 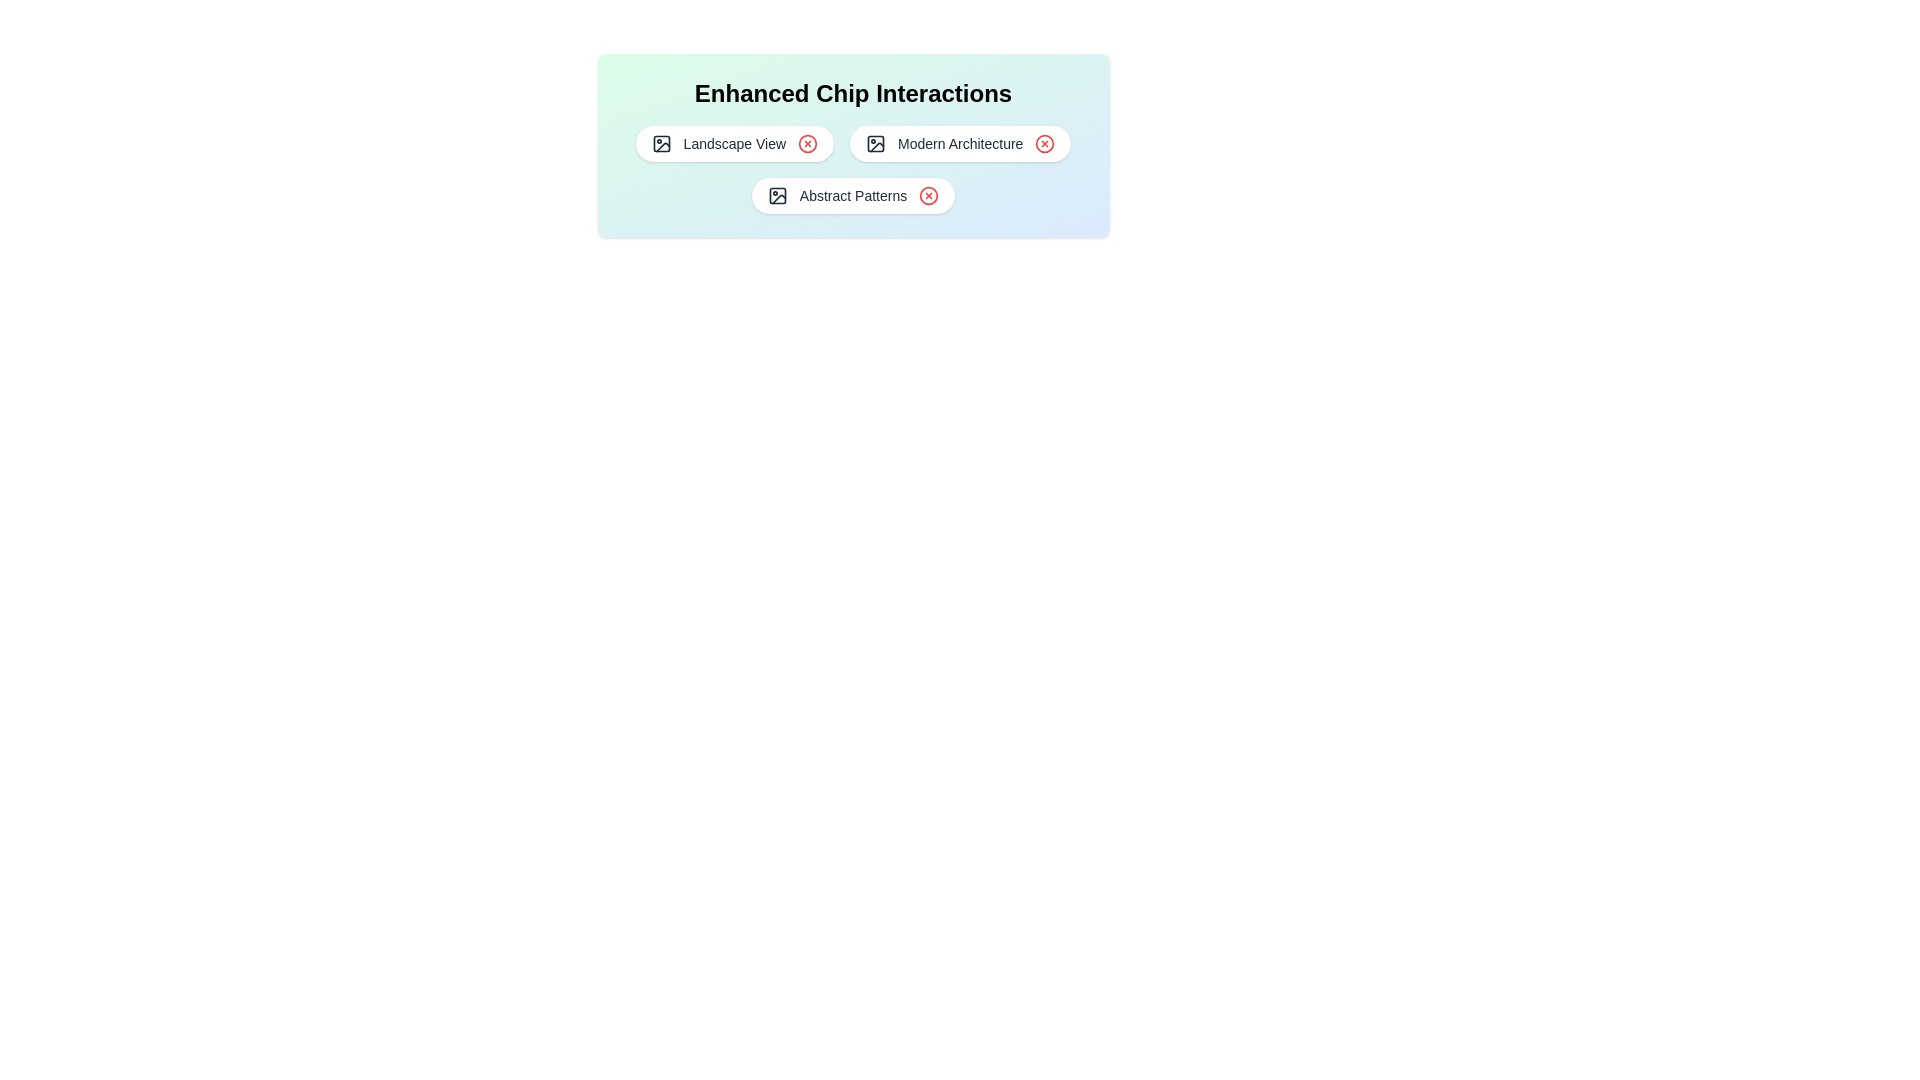 I want to click on the red 'X' icon of the chip labeled 'Landscape View' to remove it, so click(x=807, y=142).